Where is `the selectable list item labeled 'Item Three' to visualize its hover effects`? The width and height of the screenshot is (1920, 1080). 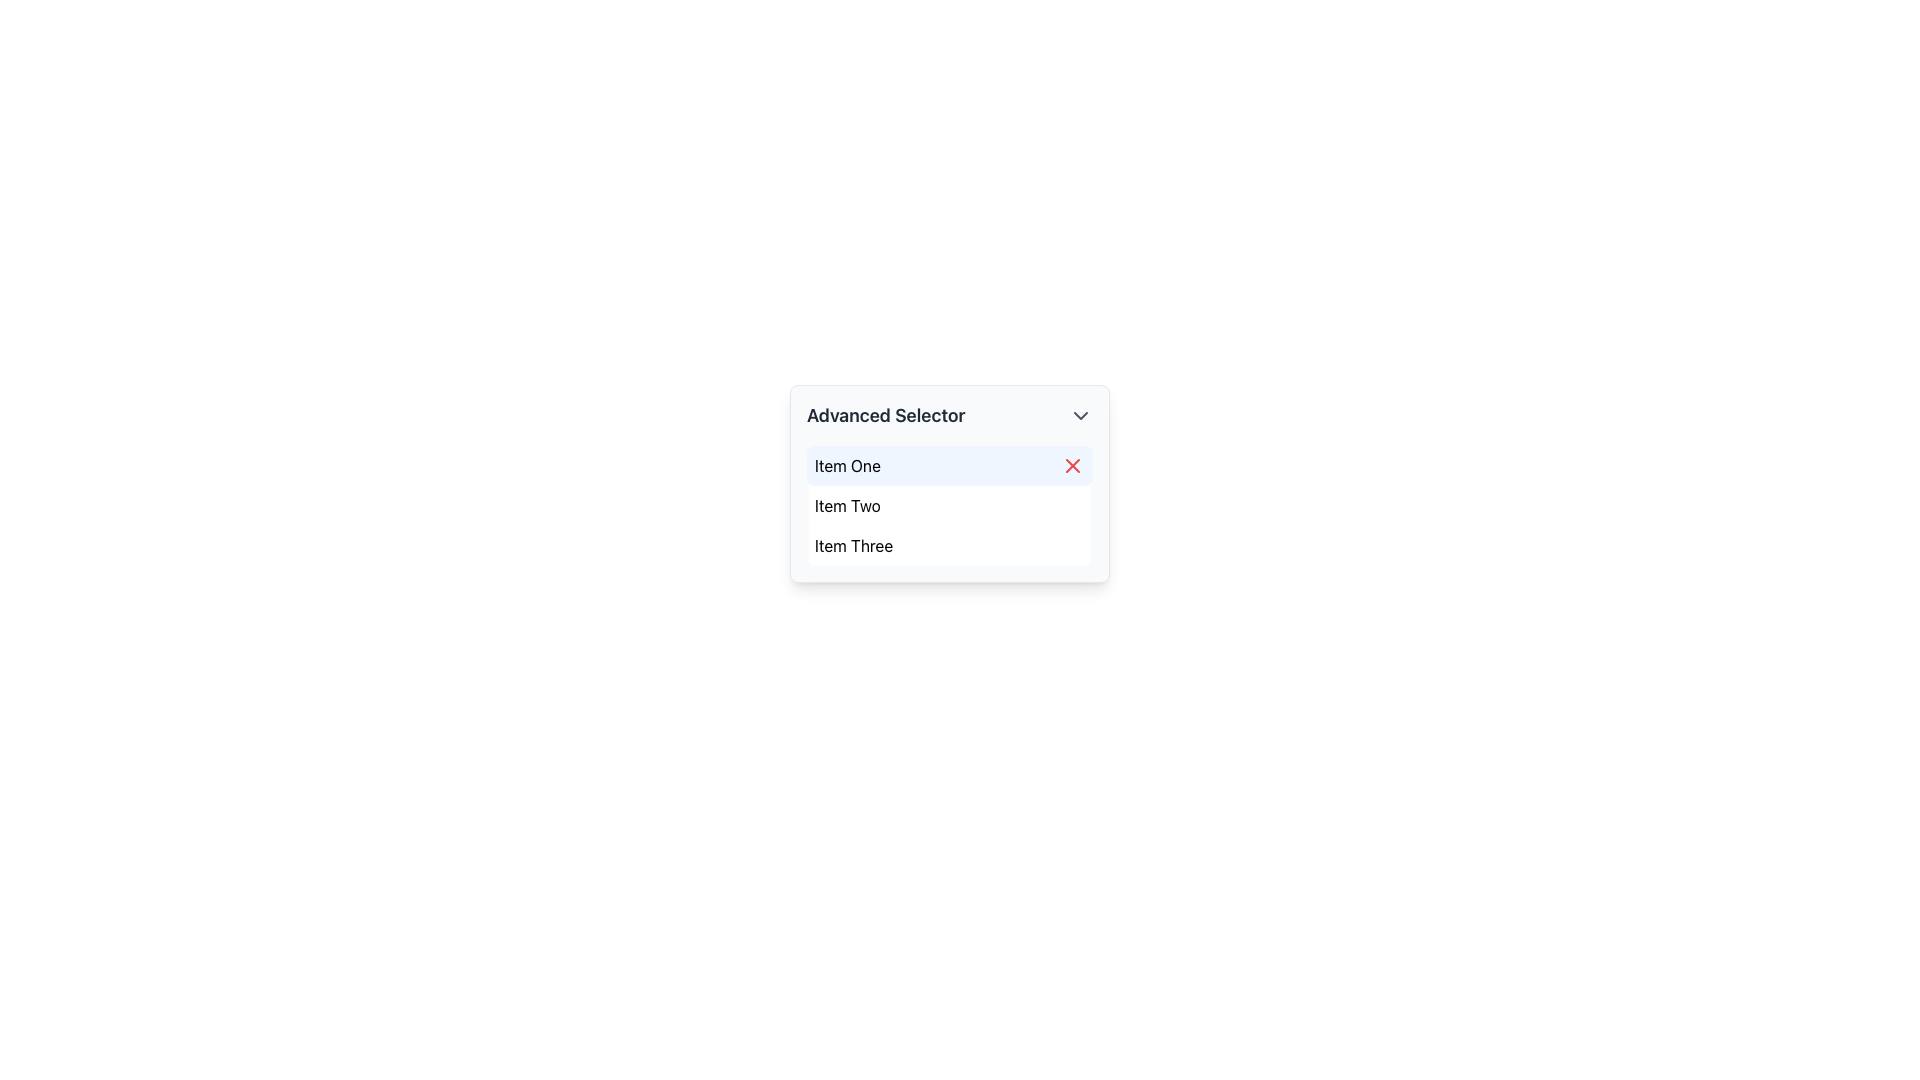 the selectable list item labeled 'Item Three' to visualize its hover effects is located at coordinates (949, 546).